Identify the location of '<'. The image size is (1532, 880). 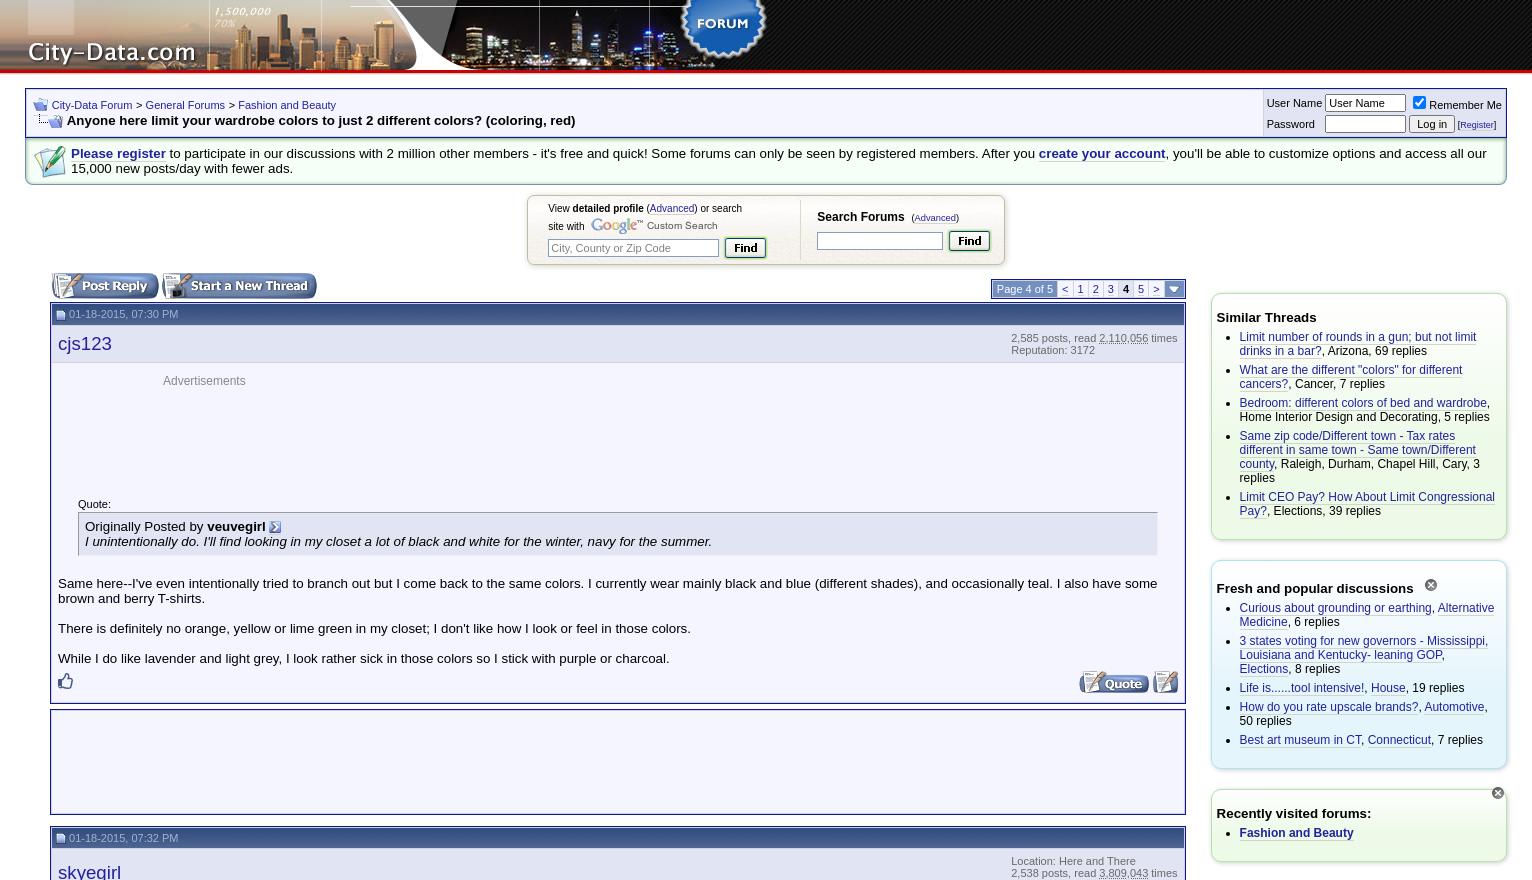
(1064, 288).